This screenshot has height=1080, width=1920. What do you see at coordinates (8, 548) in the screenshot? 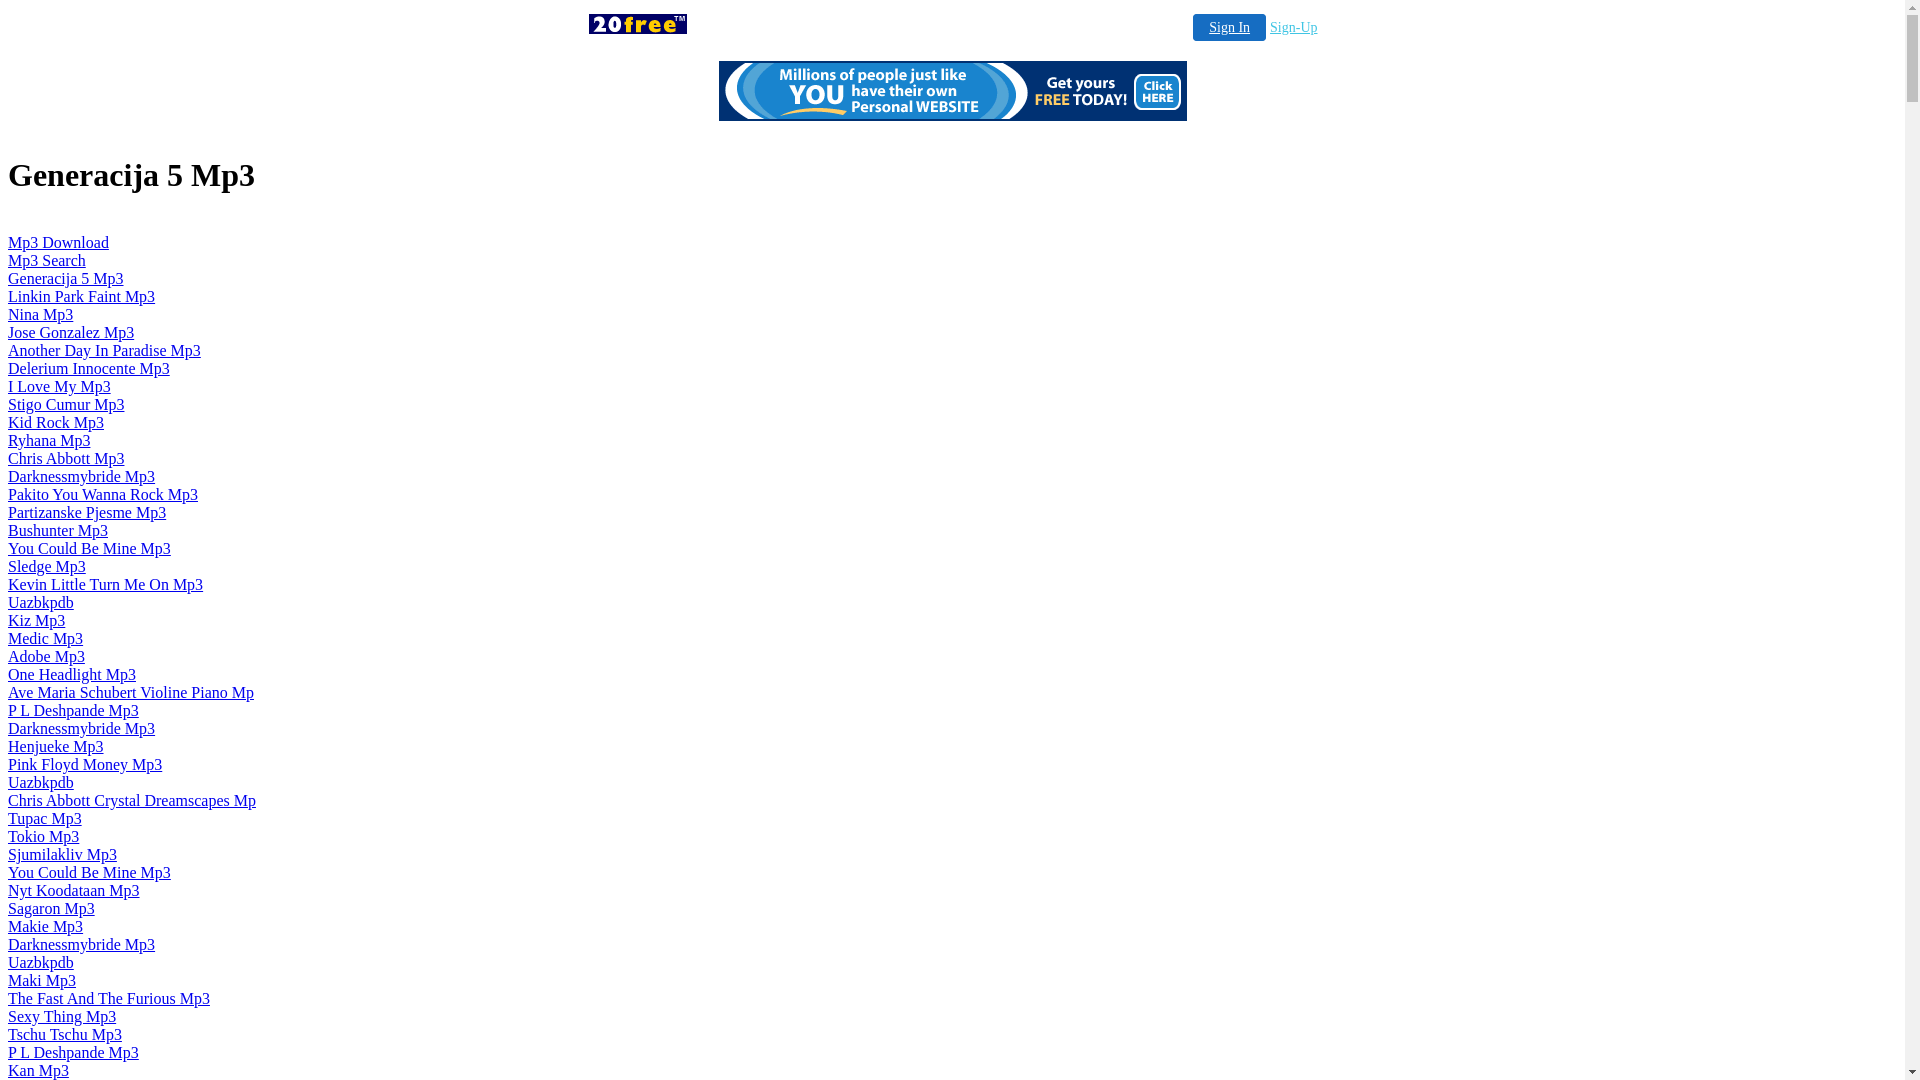
I see `'You Could Be Mine Mp3'` at bounding box center [8, 548].